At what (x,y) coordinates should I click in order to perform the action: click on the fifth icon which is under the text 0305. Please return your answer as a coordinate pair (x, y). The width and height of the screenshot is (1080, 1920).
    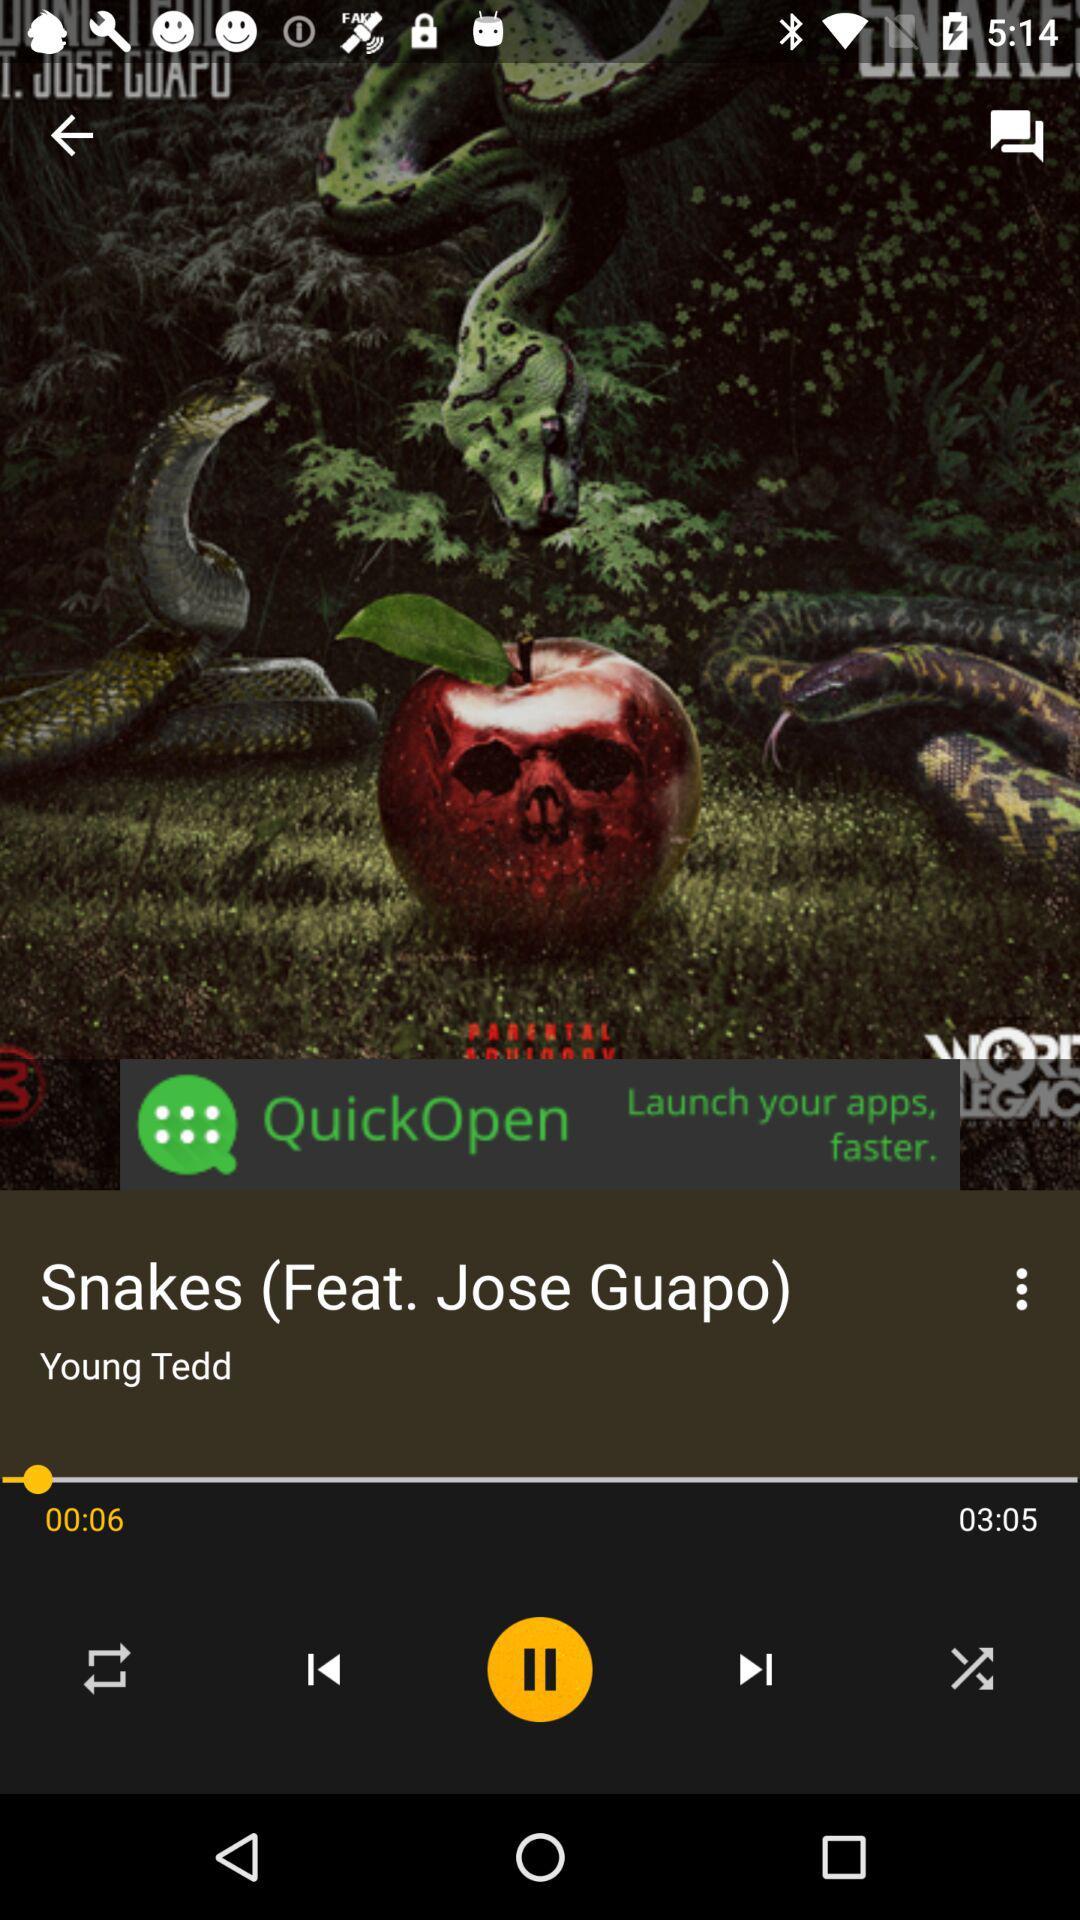
    Looking at the image, I should click on (971, 1669).